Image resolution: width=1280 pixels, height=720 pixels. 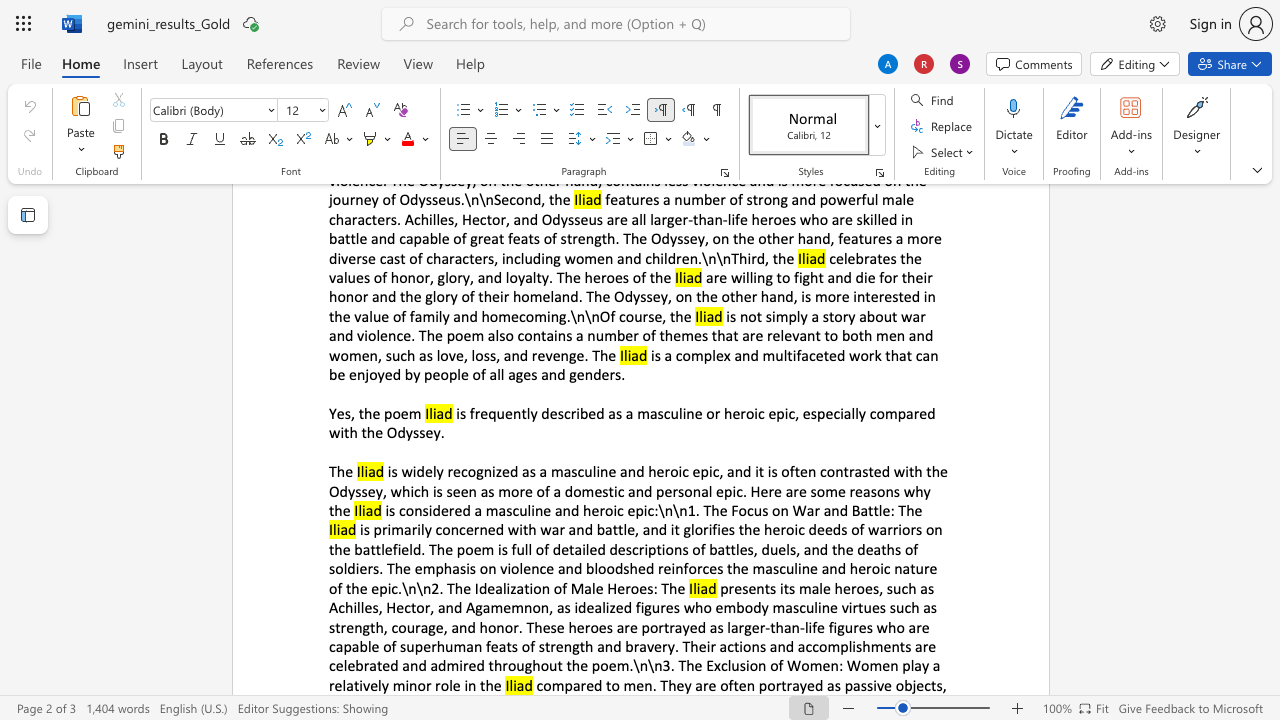 I want to click on the 21th character "s" in the text, so click(x=541, y=646).